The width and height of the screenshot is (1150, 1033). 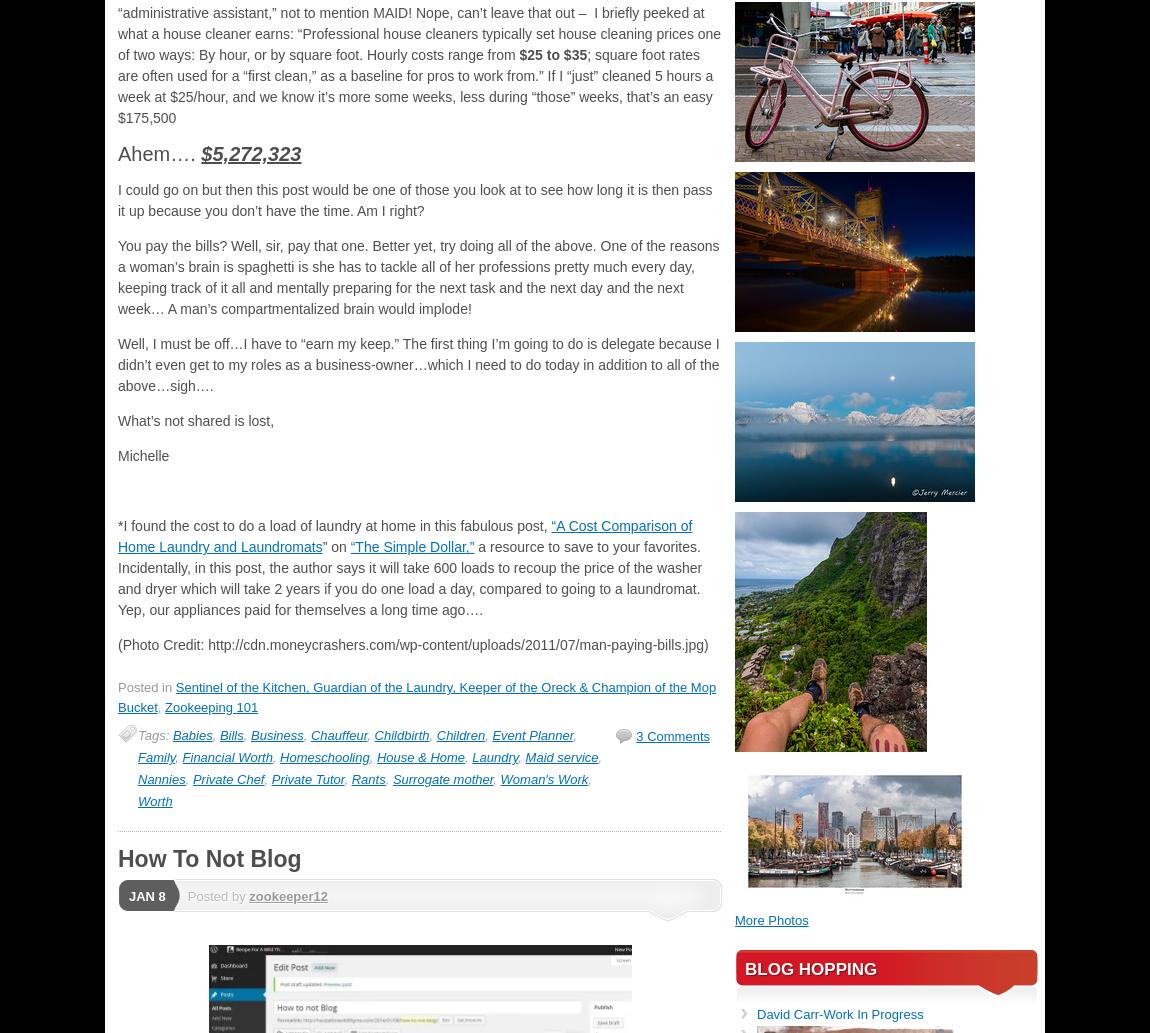 I want to click on '$5,272,323', so click(x=200, y=154).